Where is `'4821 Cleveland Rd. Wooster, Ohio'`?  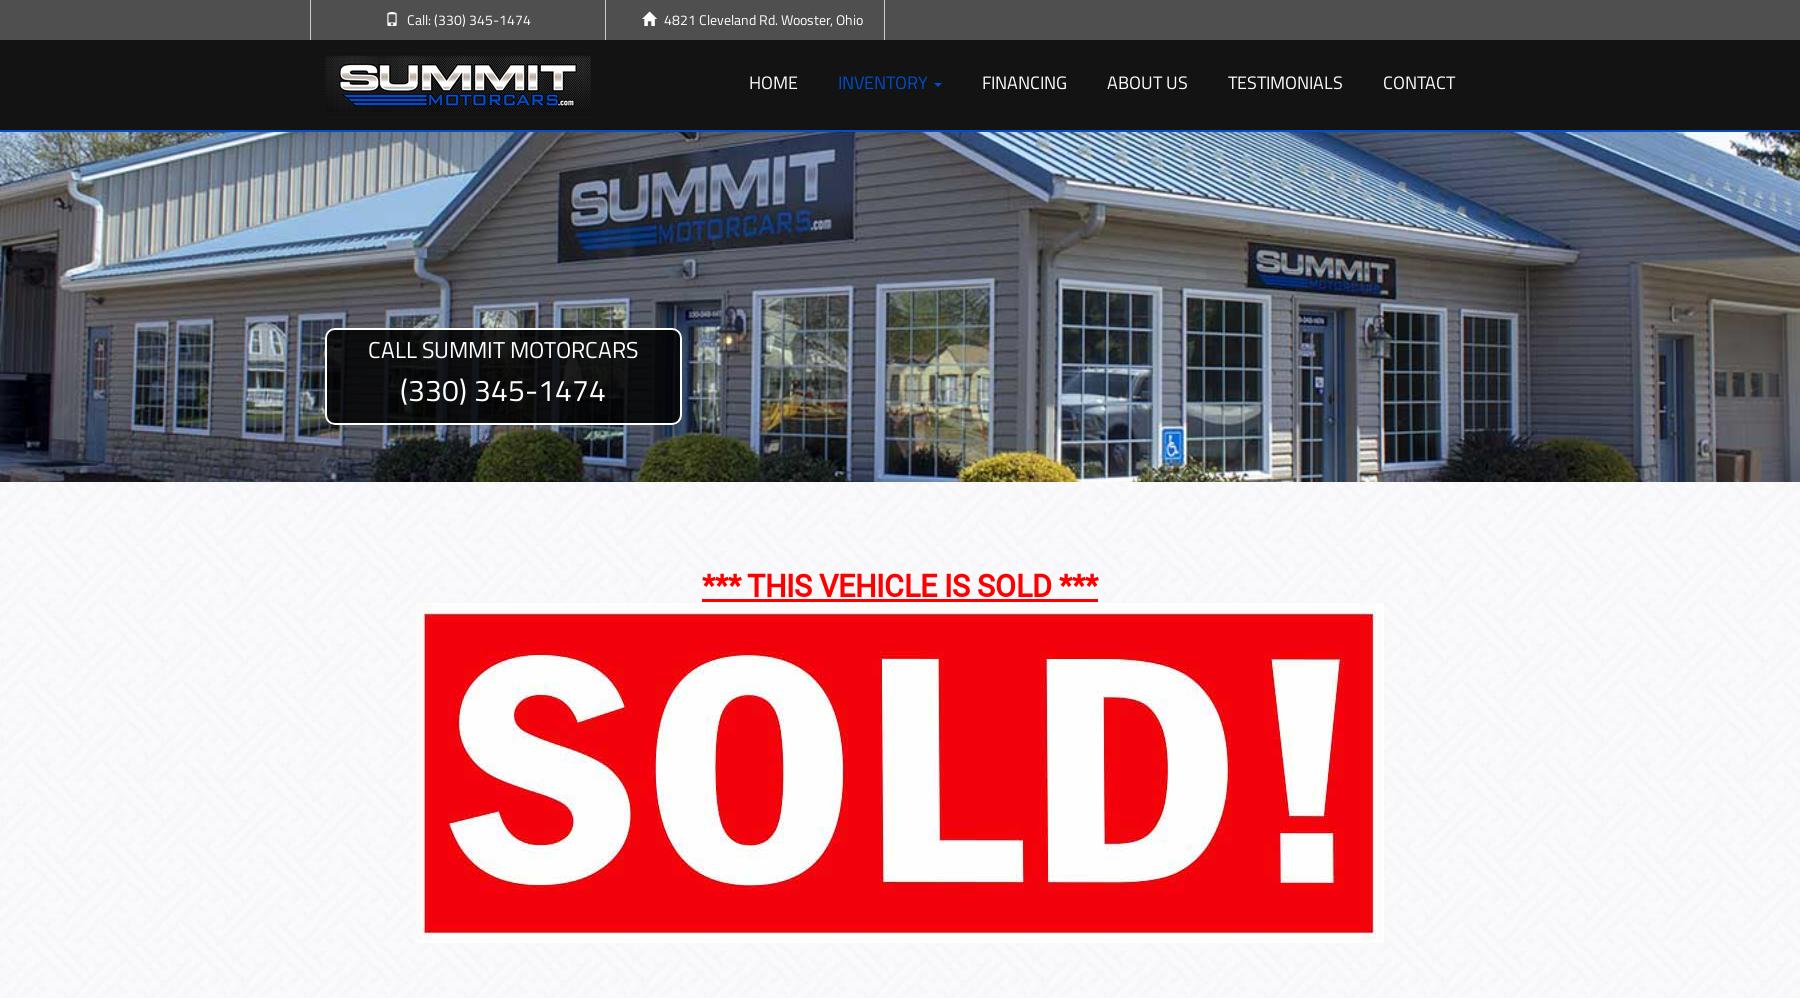 '4821 Cleveland Rd. Wooster, Ohio' is located at coordinates (762, 19).